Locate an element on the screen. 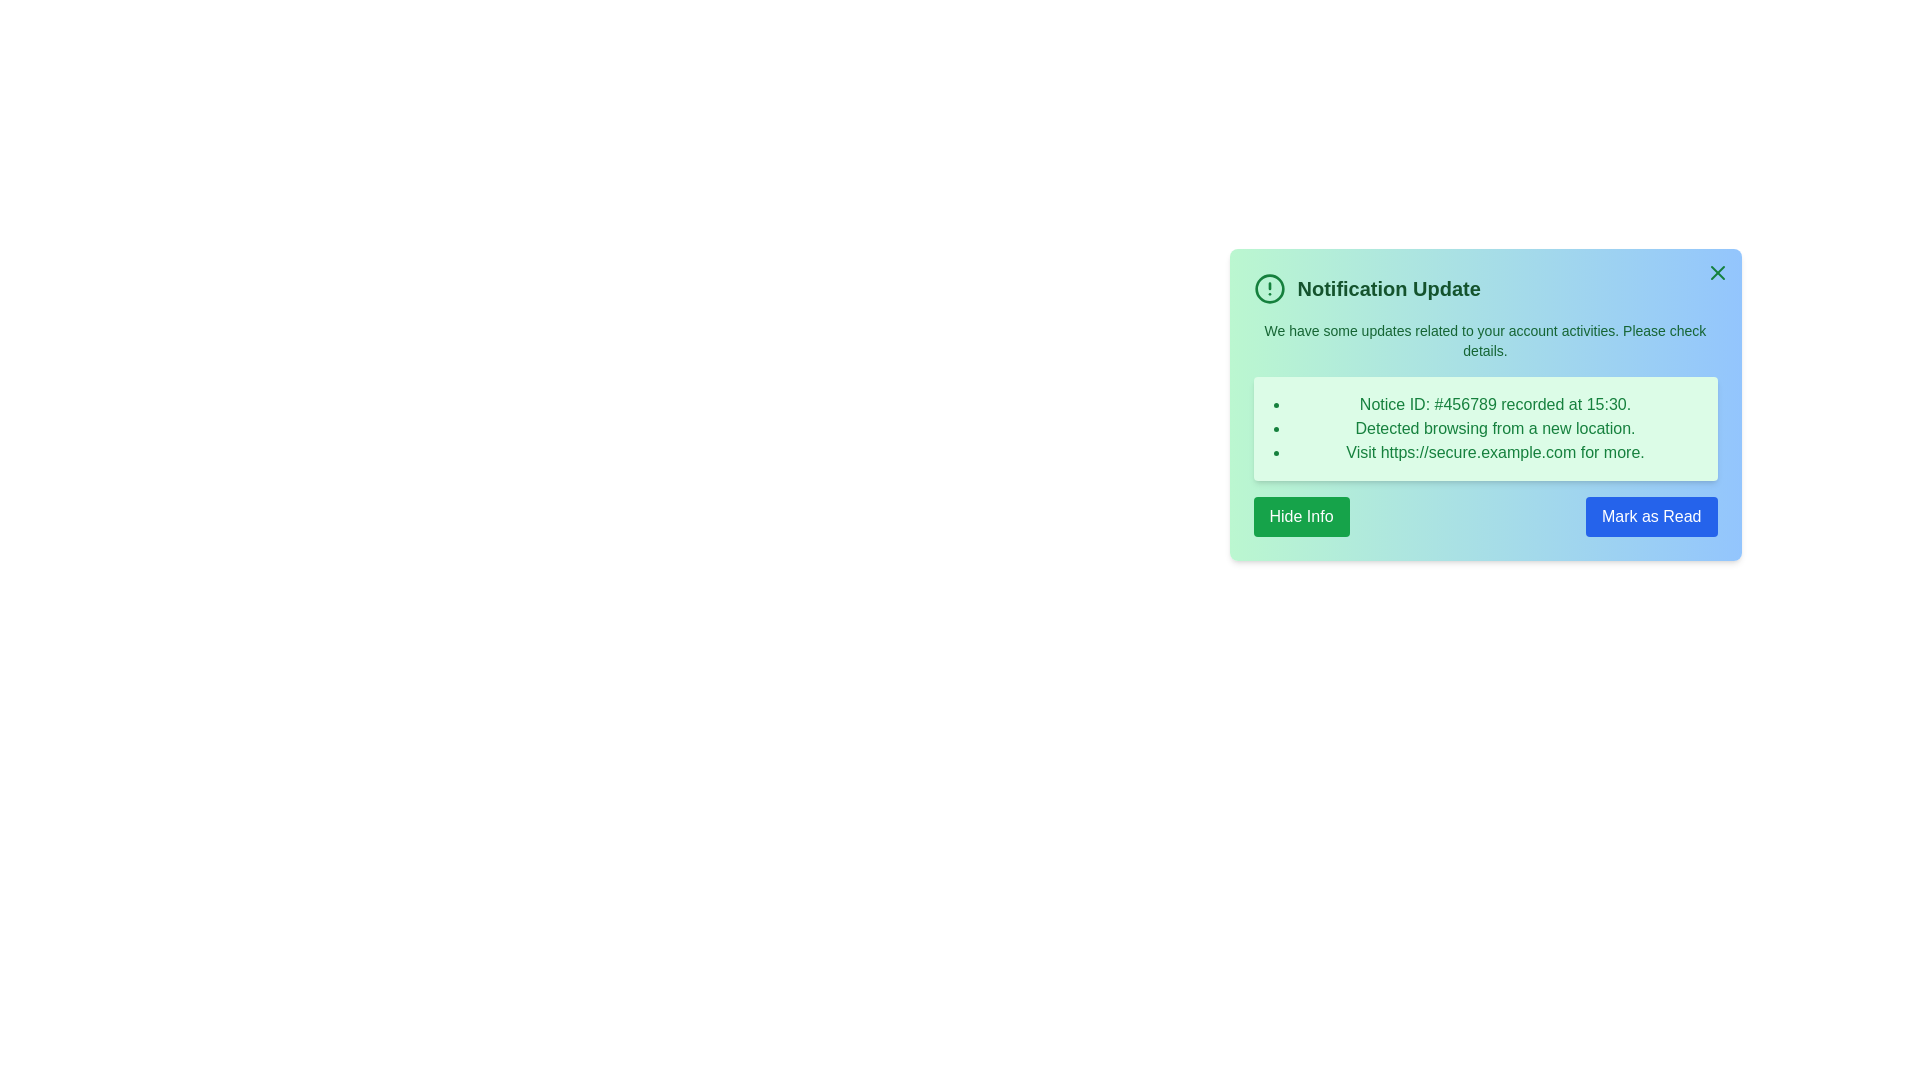  the 'X' button to close the alert is located at coordinates (1716, 273).